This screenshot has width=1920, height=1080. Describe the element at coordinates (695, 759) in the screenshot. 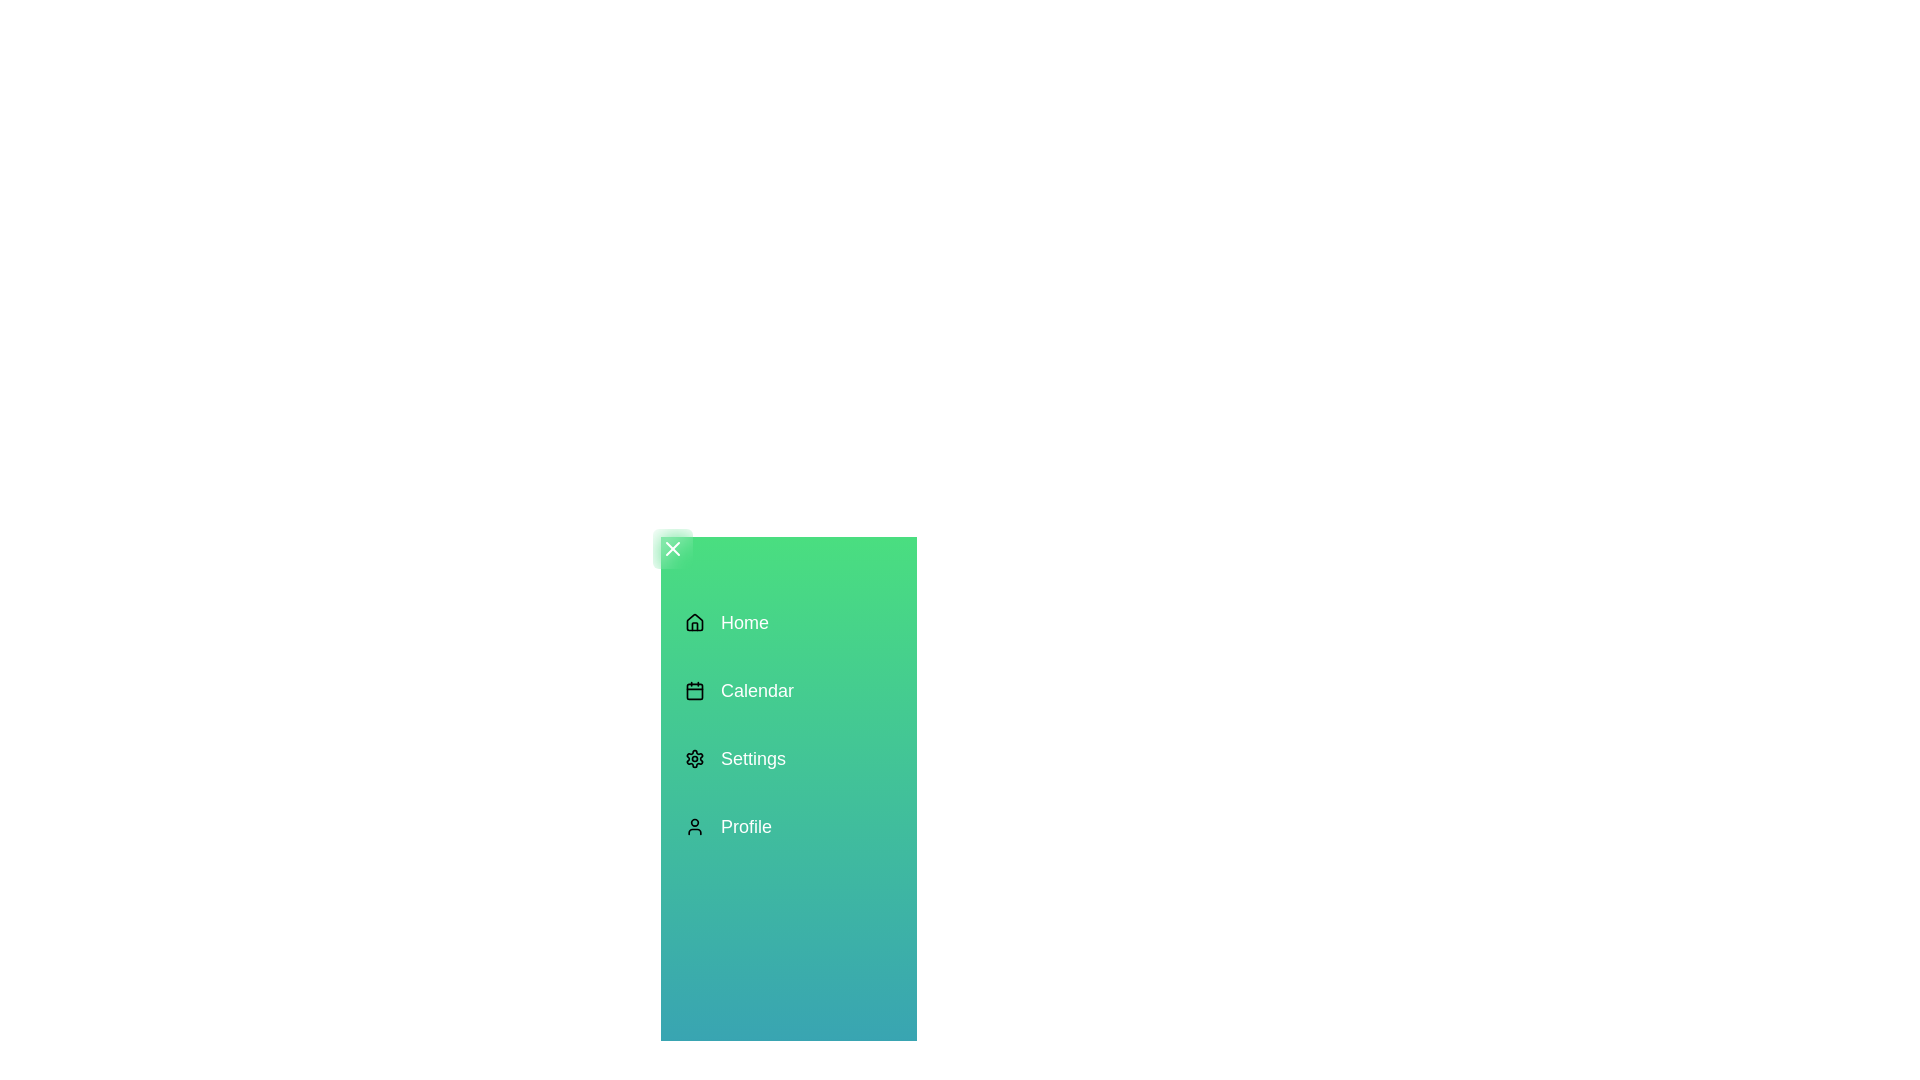

I see `the gear icon representing settings, which is part of the menu option labeled 'Settings'` at that location.